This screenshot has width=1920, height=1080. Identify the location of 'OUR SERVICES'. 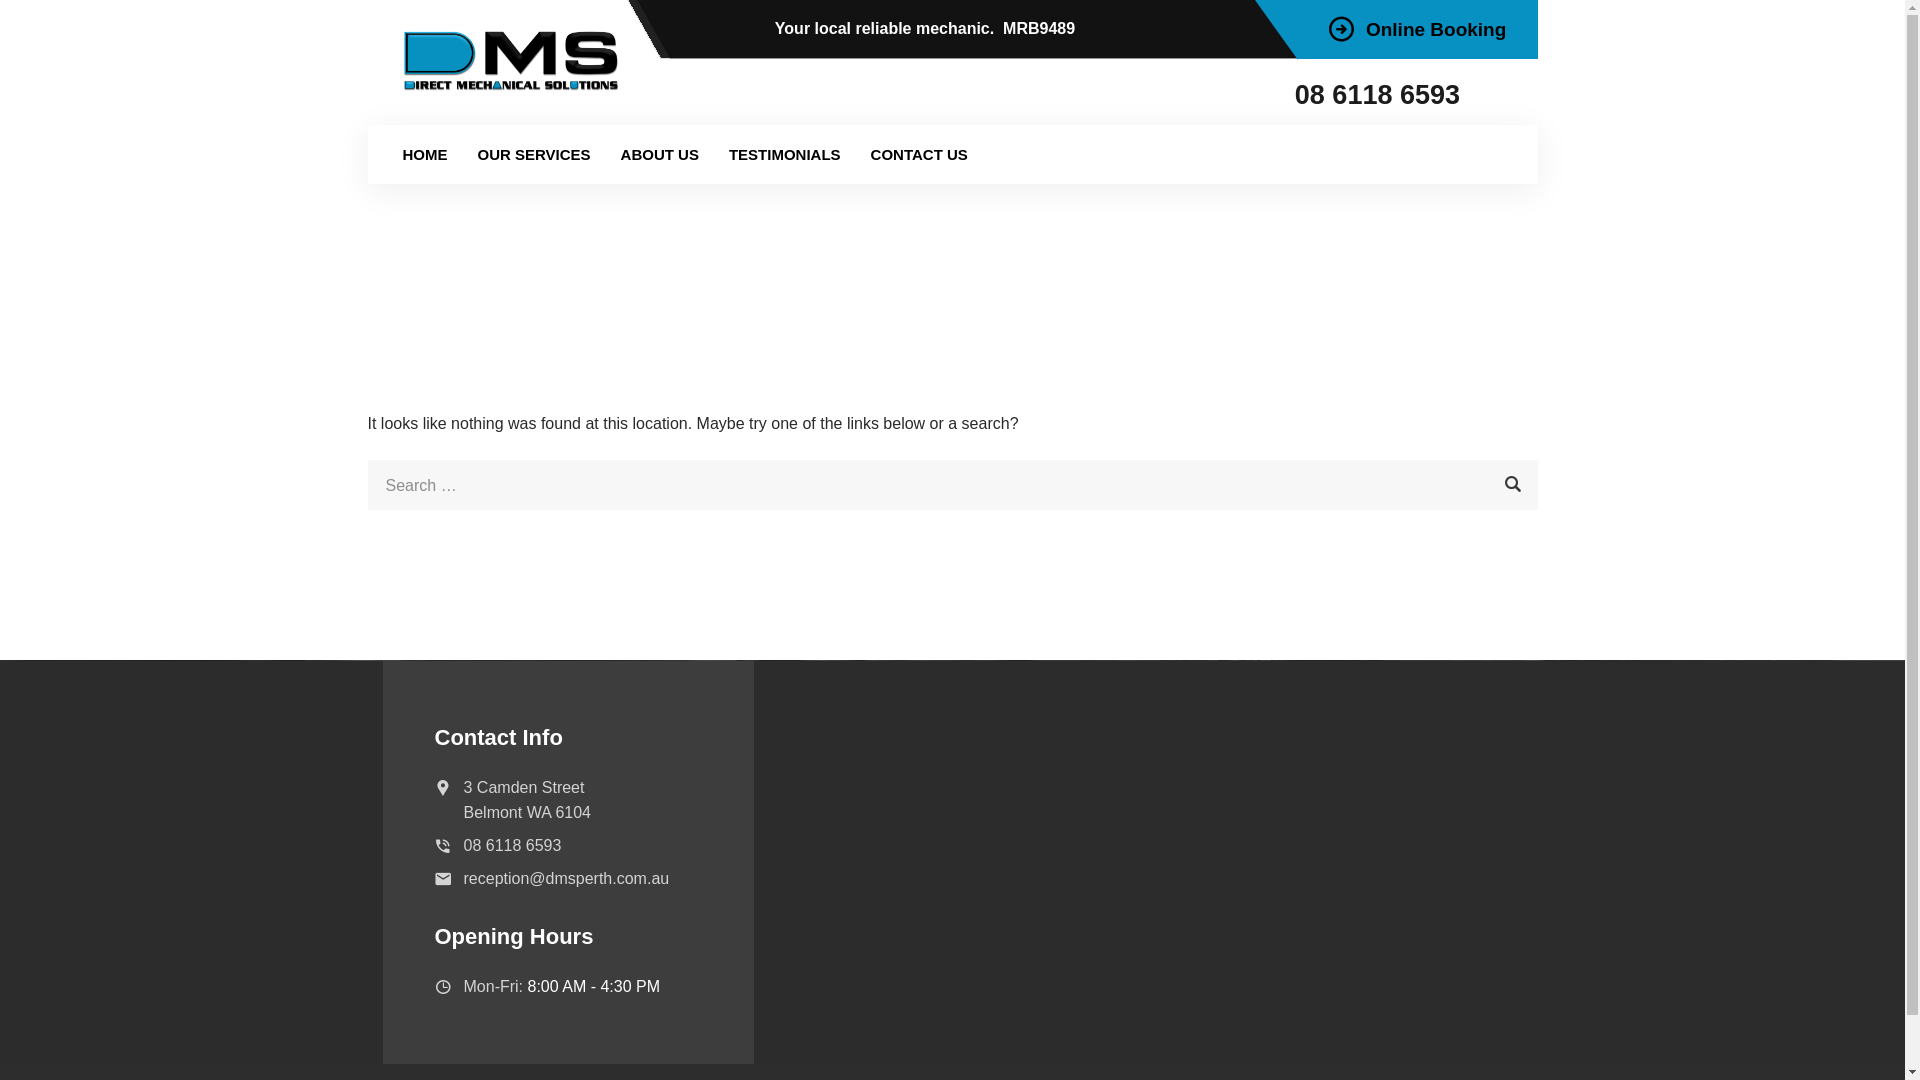
(533, 153).